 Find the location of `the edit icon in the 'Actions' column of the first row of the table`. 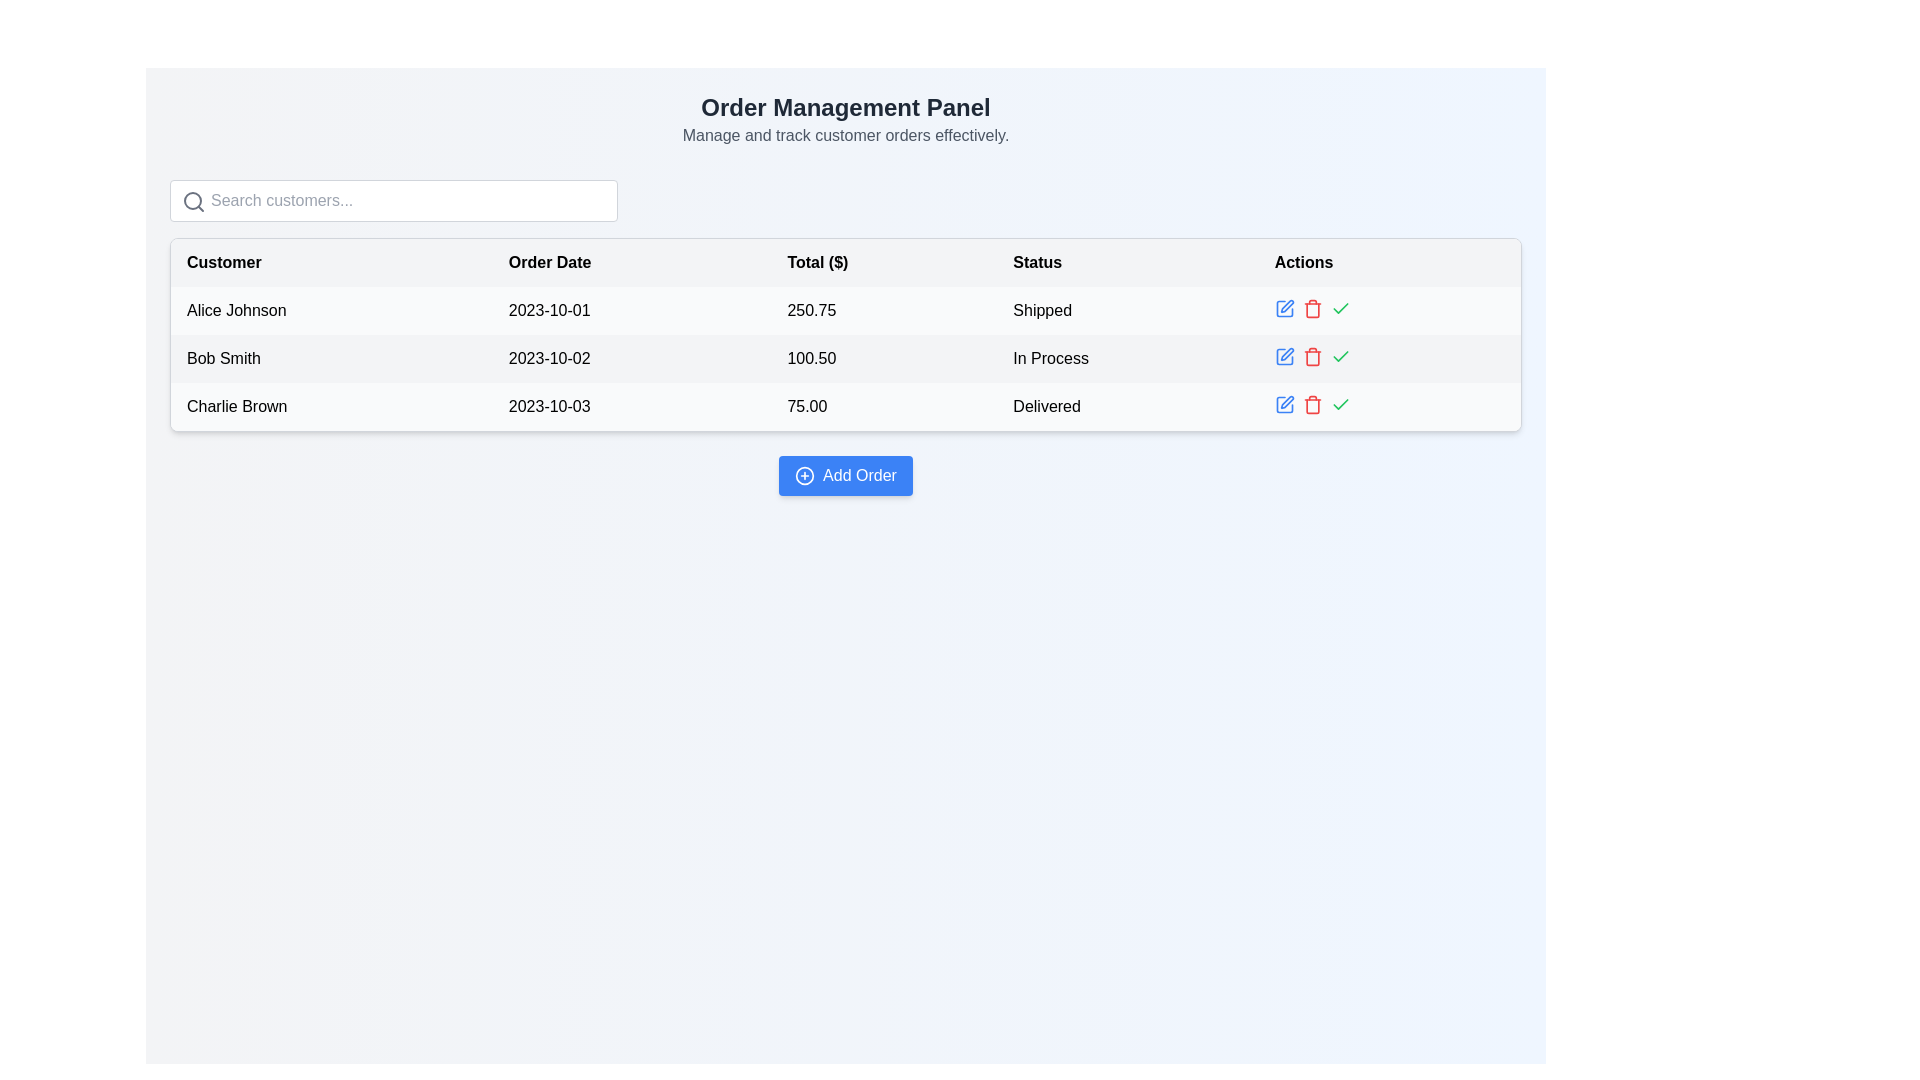

the edit icon in the 'Actions' column of the first row of the table is located at coordinates (1284, 308).